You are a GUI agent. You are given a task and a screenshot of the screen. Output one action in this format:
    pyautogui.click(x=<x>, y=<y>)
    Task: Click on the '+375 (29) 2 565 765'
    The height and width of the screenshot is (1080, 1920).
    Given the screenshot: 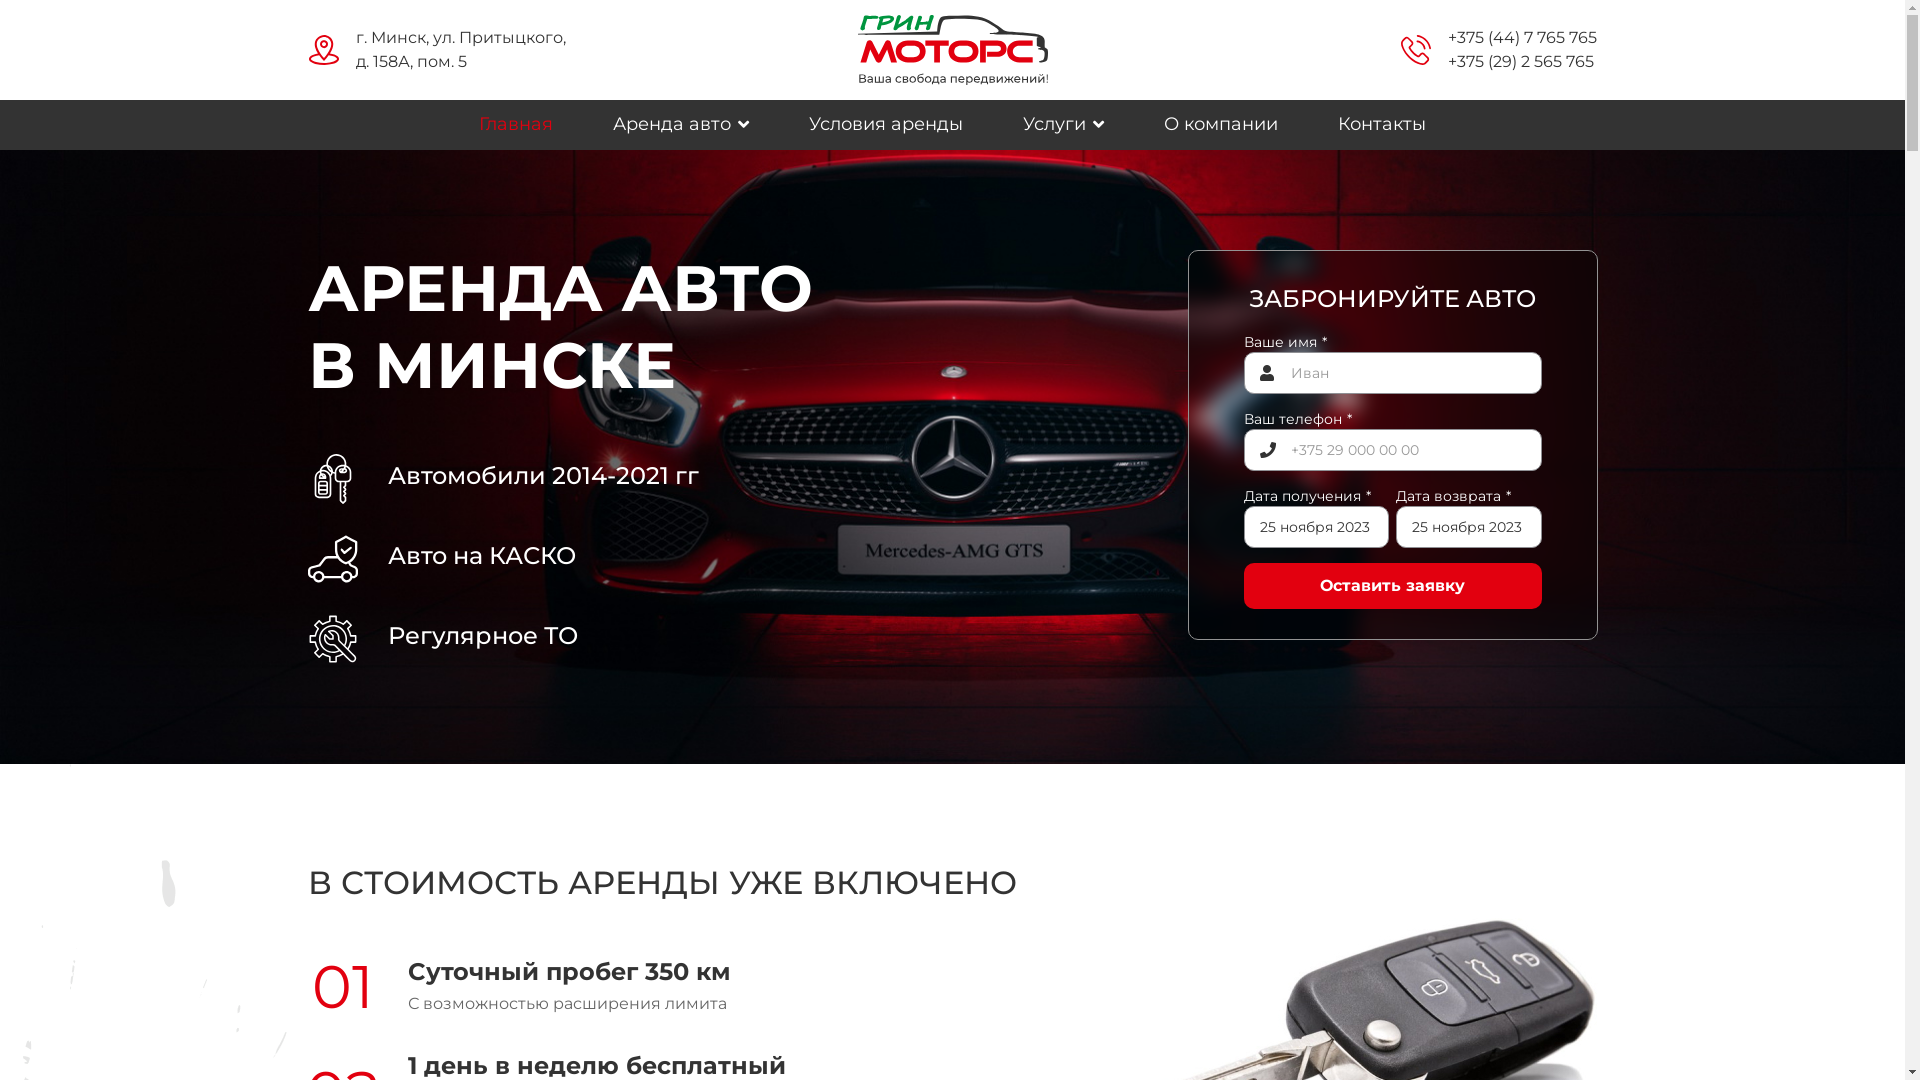 What is the action you would take?
    pyautogui.click(x=1520, y=60)
    